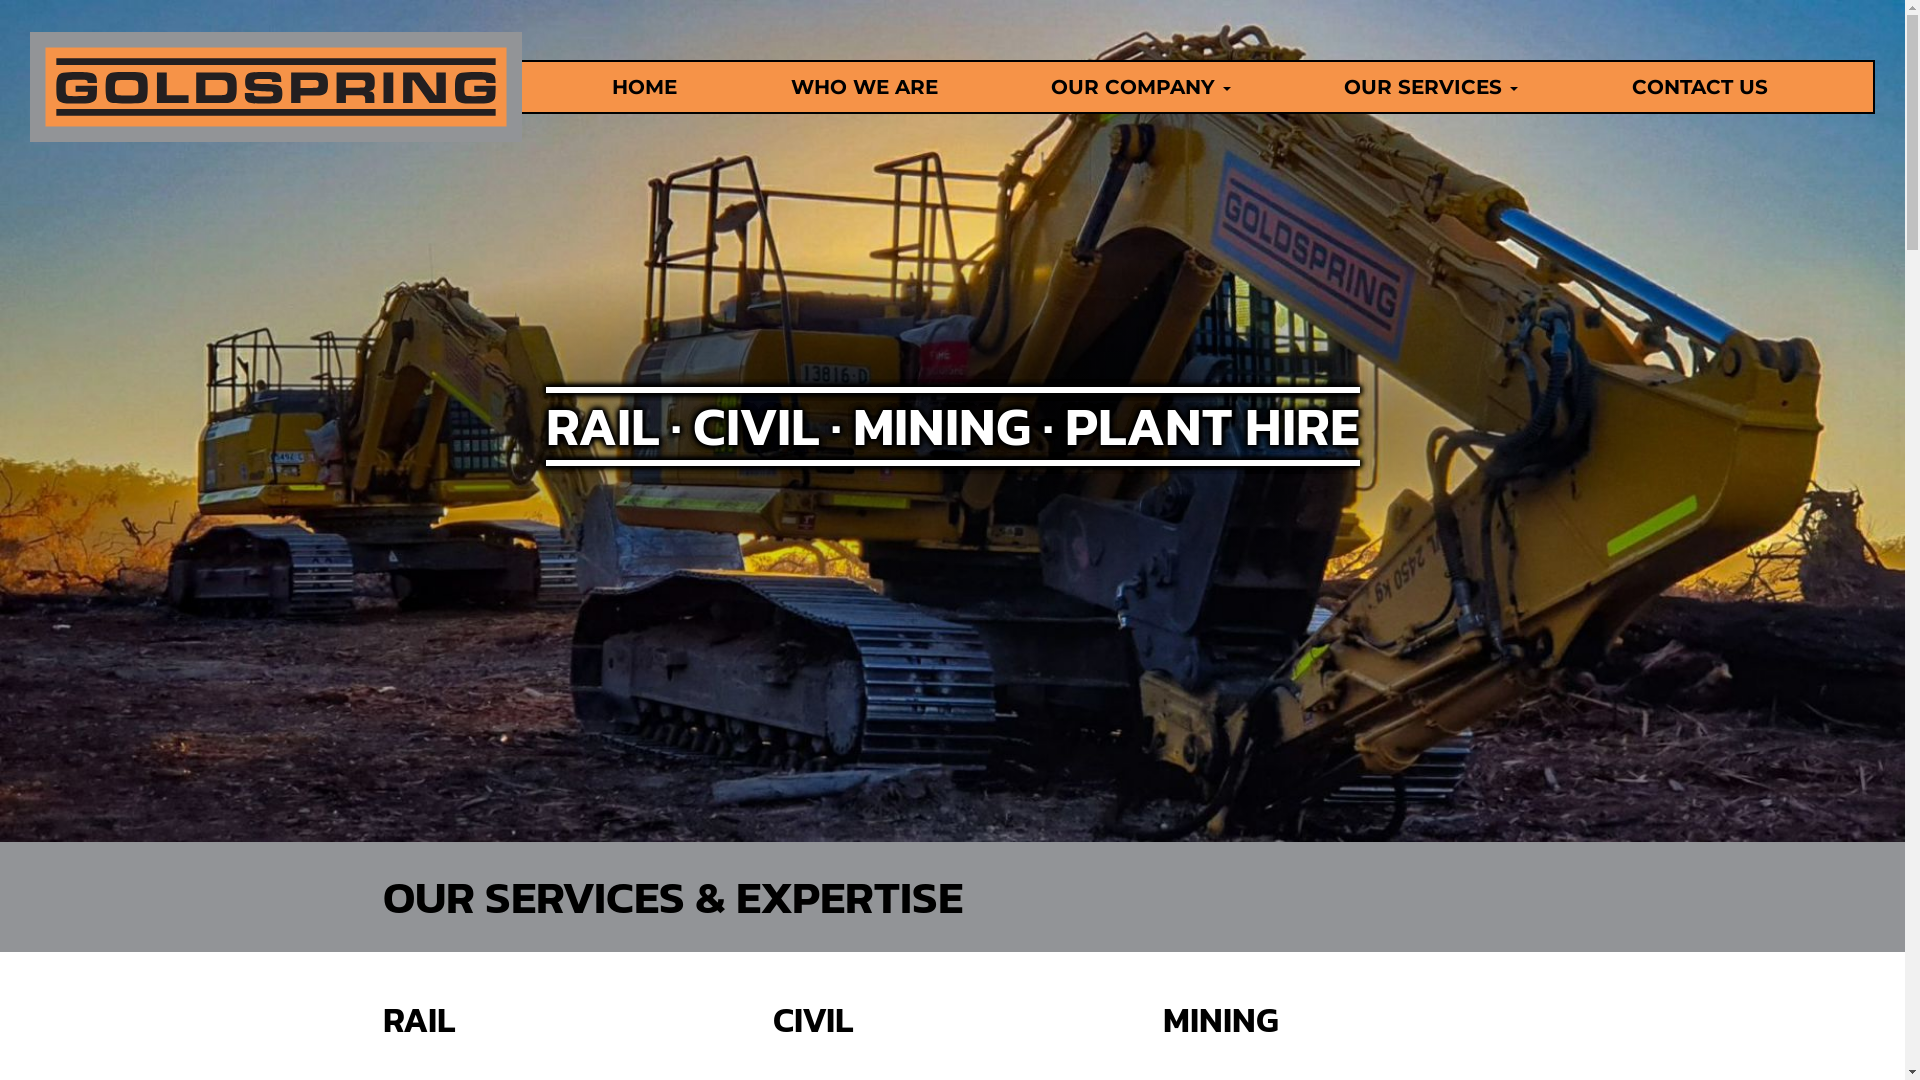  What do you see at coordinates (1012, 86) in the screenshot?
I see `'OUR COMPANY'` at bounding box center [1012, 86].